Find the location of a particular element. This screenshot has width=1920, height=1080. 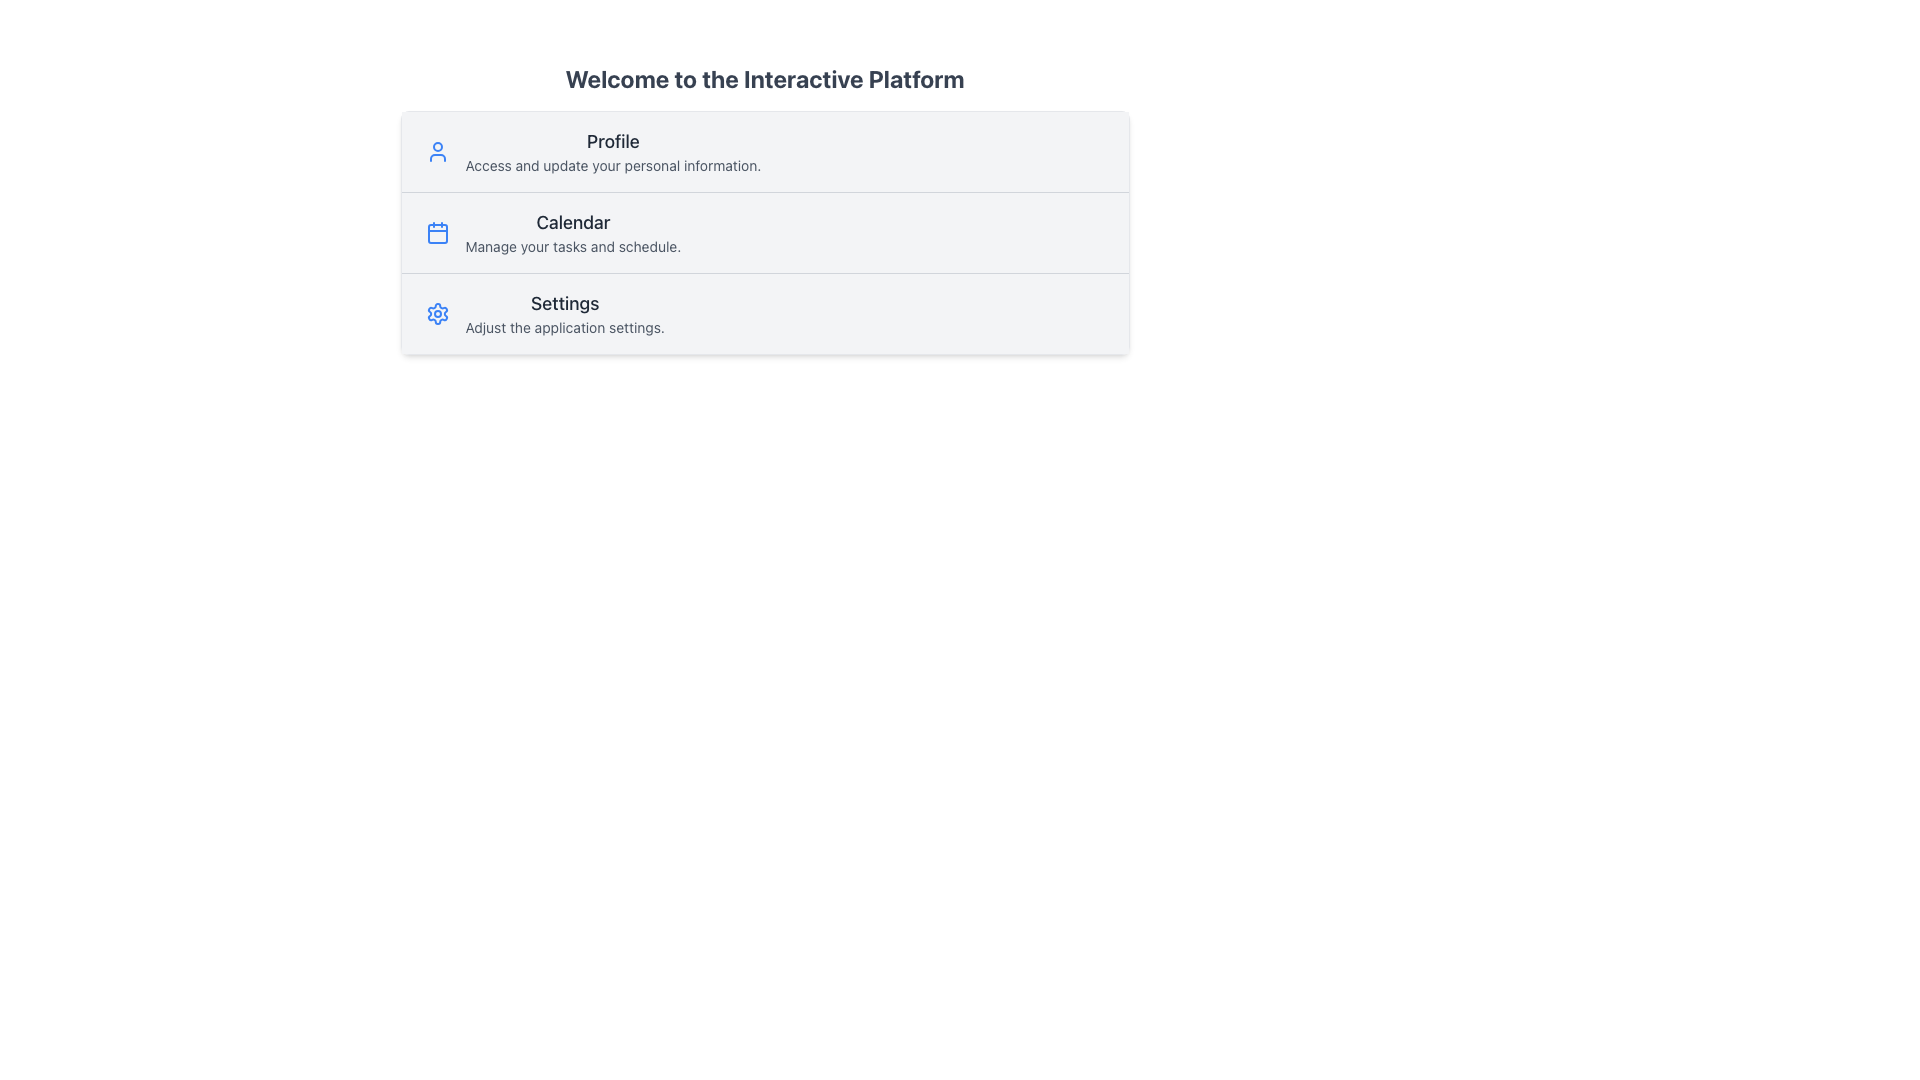

the informational panel or navigation link located centrally below the 'Profile' section is located at coordinates (763, 208).